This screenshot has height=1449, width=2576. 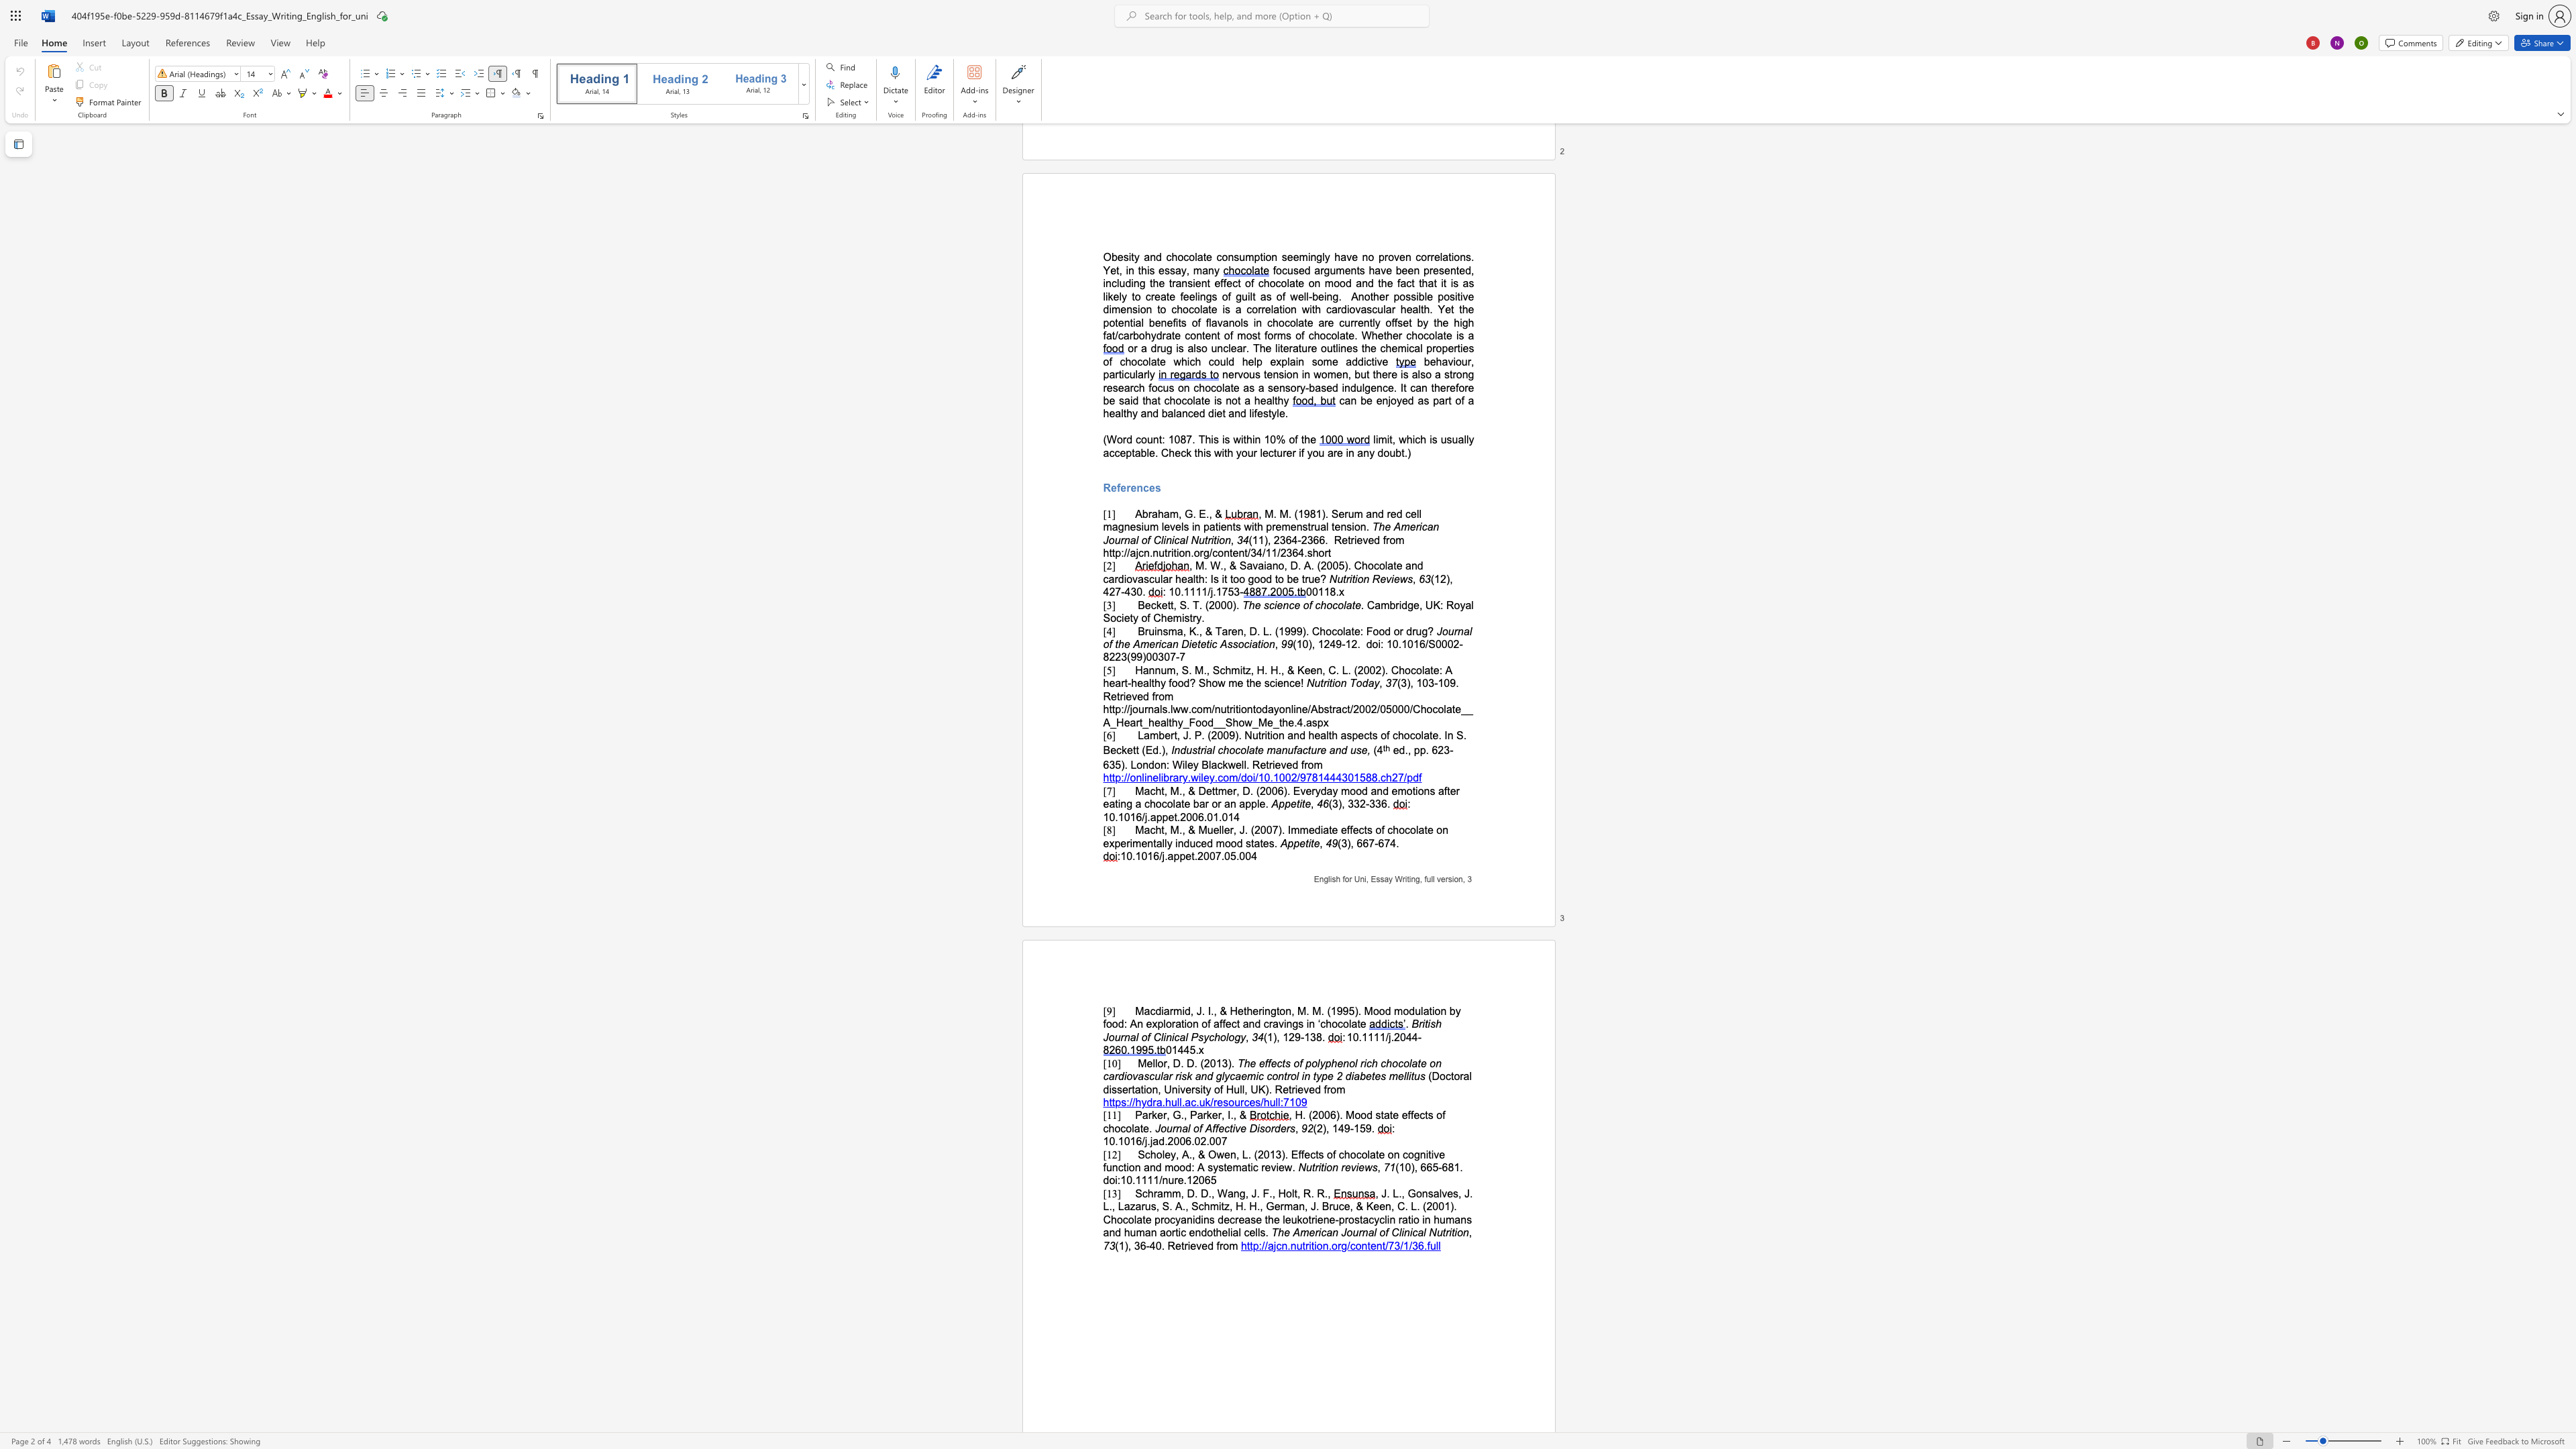 What do you see at coordinates (1222, 816) in the screenshot?
I see `the subset text "01" within the text "10.1016/j.appet.2006.01.014"` at bounding box center [1222, 816].